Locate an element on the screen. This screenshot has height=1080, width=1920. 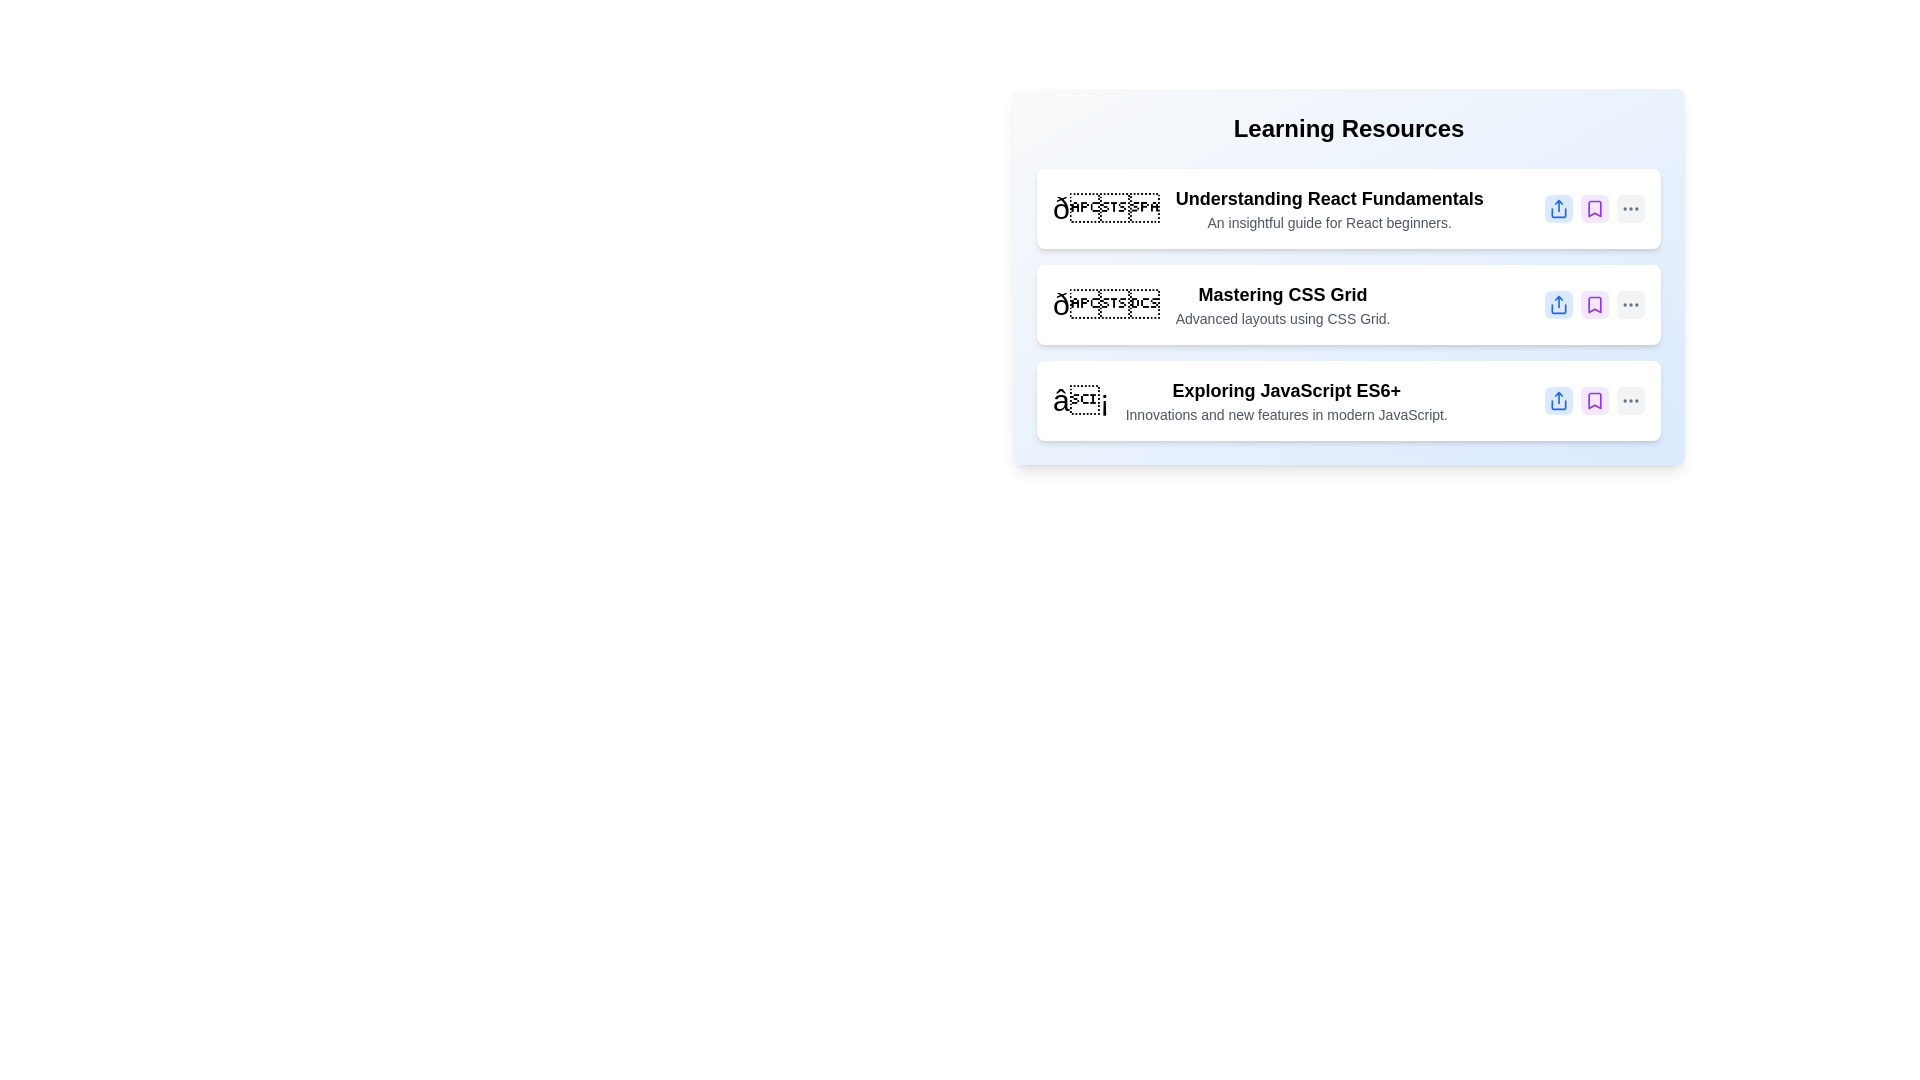
the item Understanding React Fundamentals to observe the hover effect is located at coordinates (1348, 208).